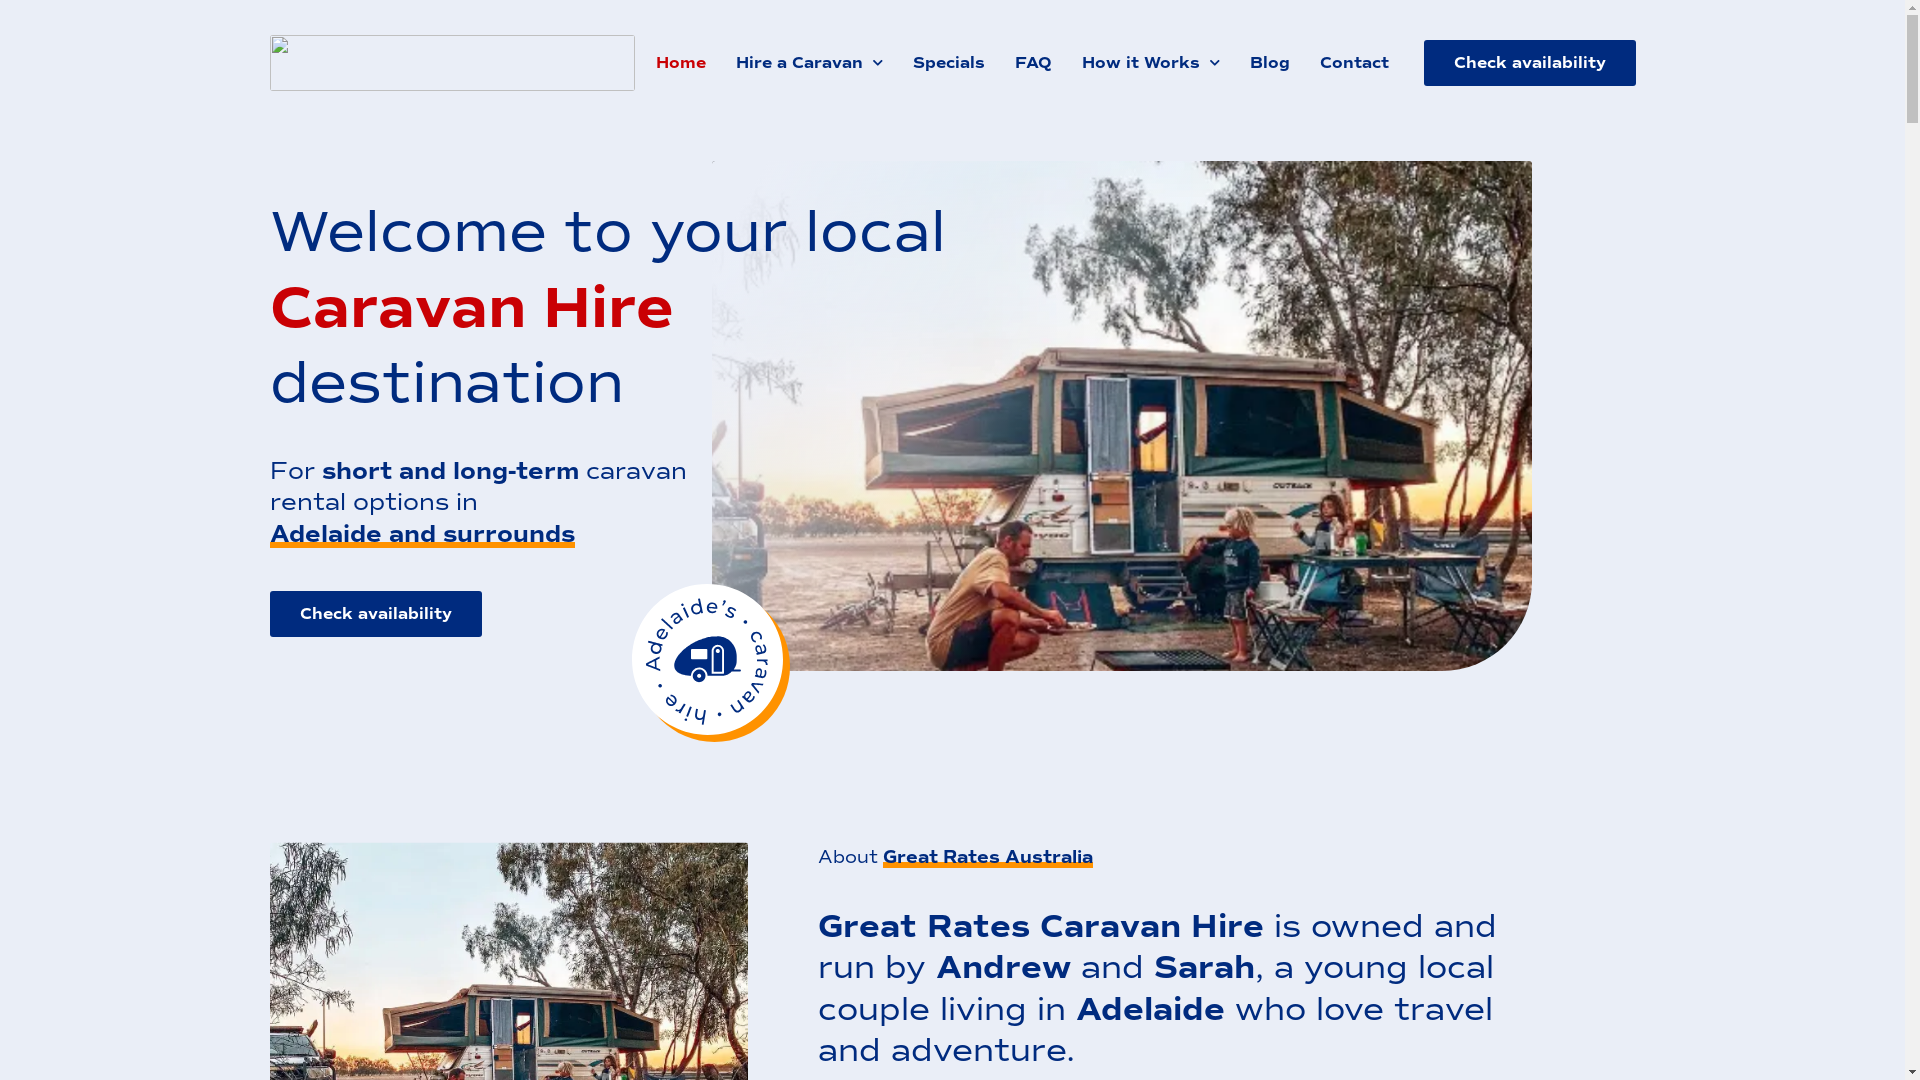 This screenshot has width=1920, height=1080. Describe the element at coordinates (1150, 61) in the screenshot. I see `'How it Works'` at that location.